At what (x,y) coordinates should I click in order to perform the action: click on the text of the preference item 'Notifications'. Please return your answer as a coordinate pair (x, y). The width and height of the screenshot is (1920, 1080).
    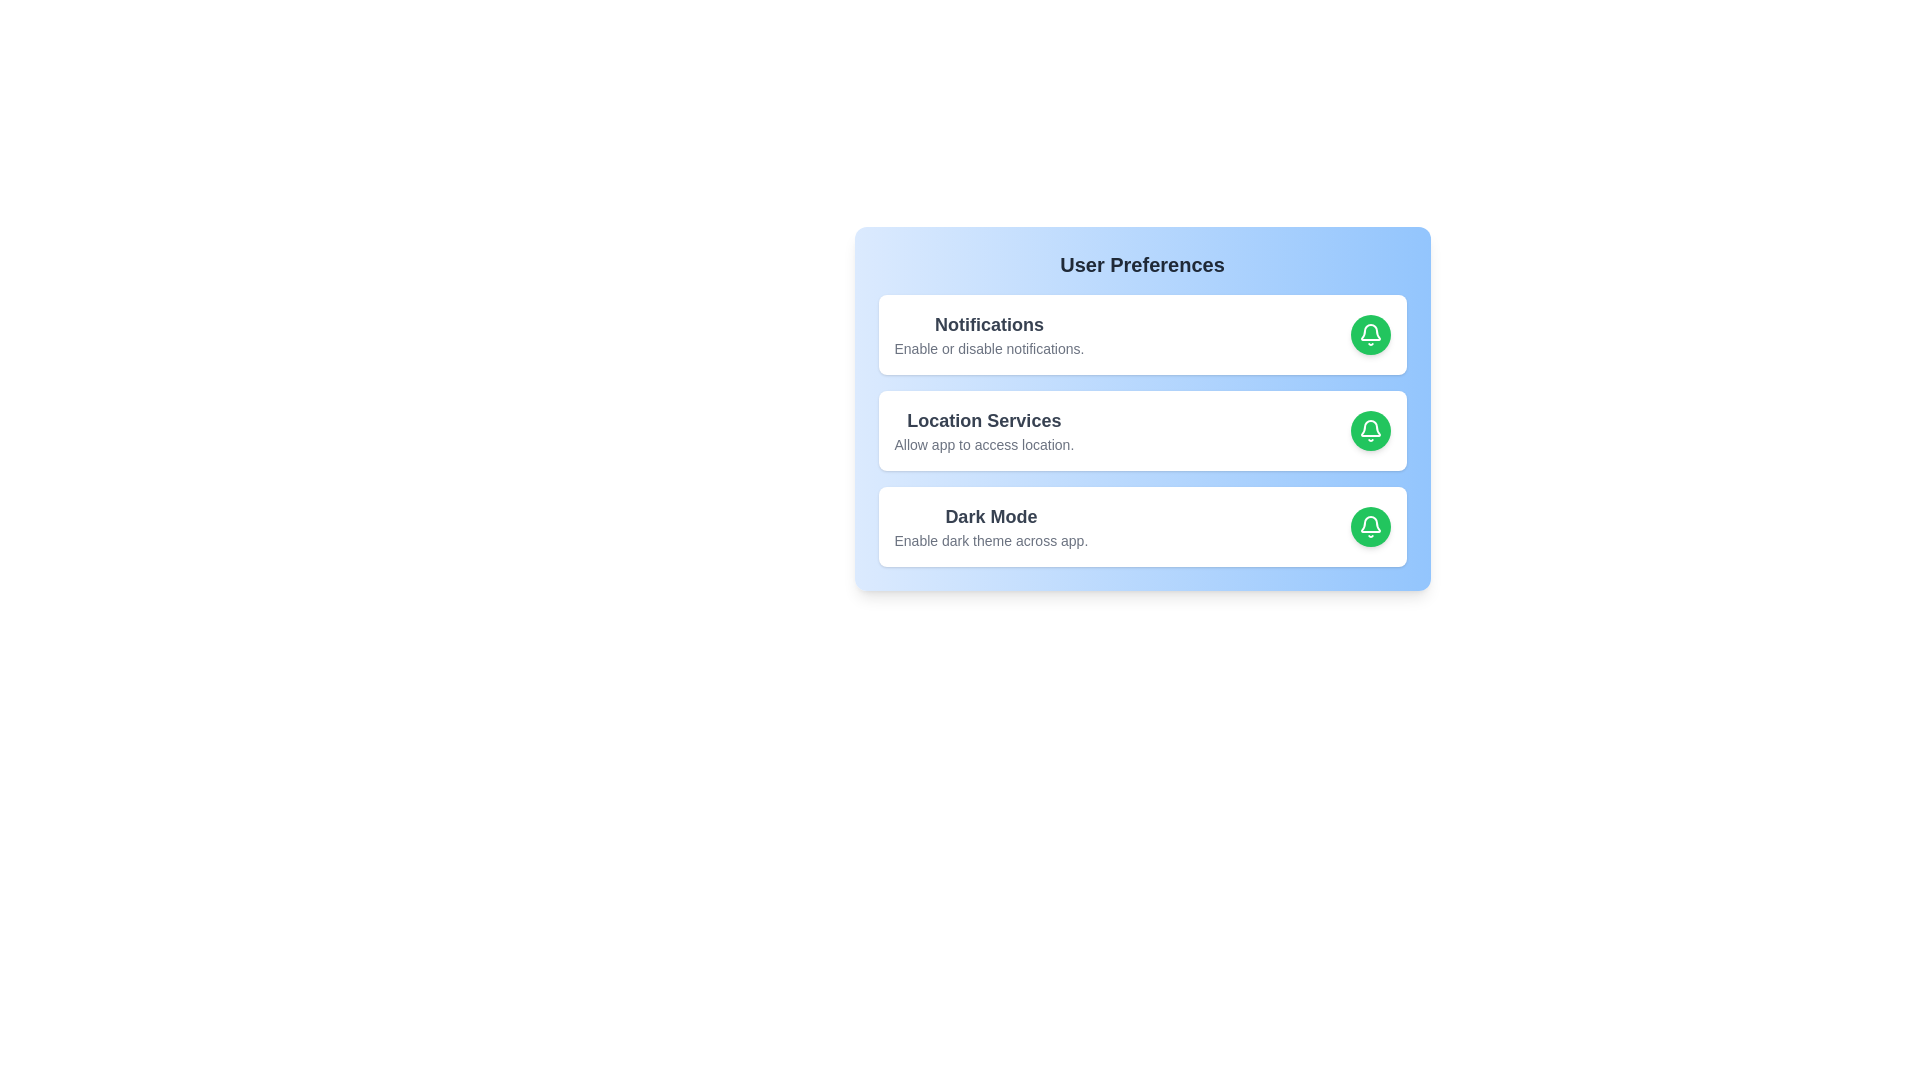
    Looking at the image, I should click on (989, 323).